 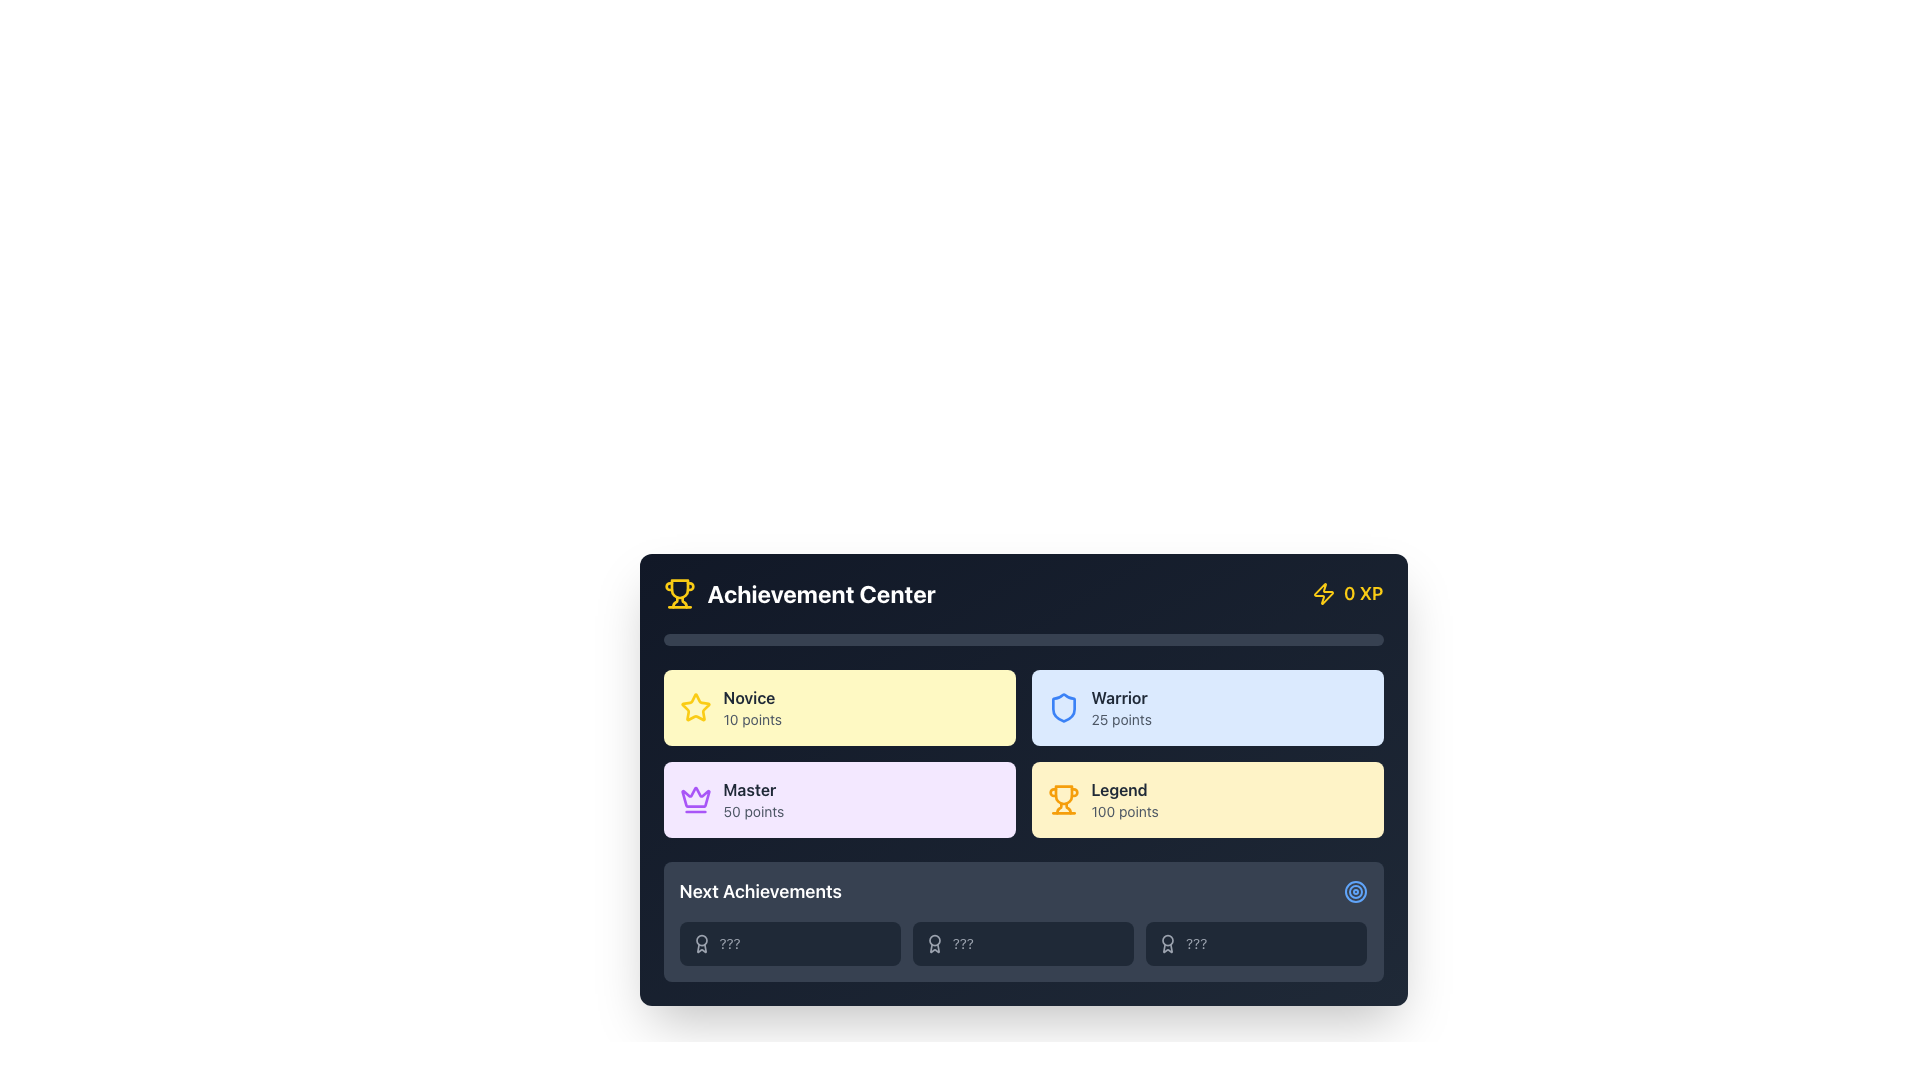 What do you see at coordinates (751, 707) in the screenshot?
I see `text content displayed in the achievement level block that shows 'Novice' and '10 points', located in the top-left of the Achievement Center section, above the Master card and to the left of the Warrior card` at bounding box center [751, 707].